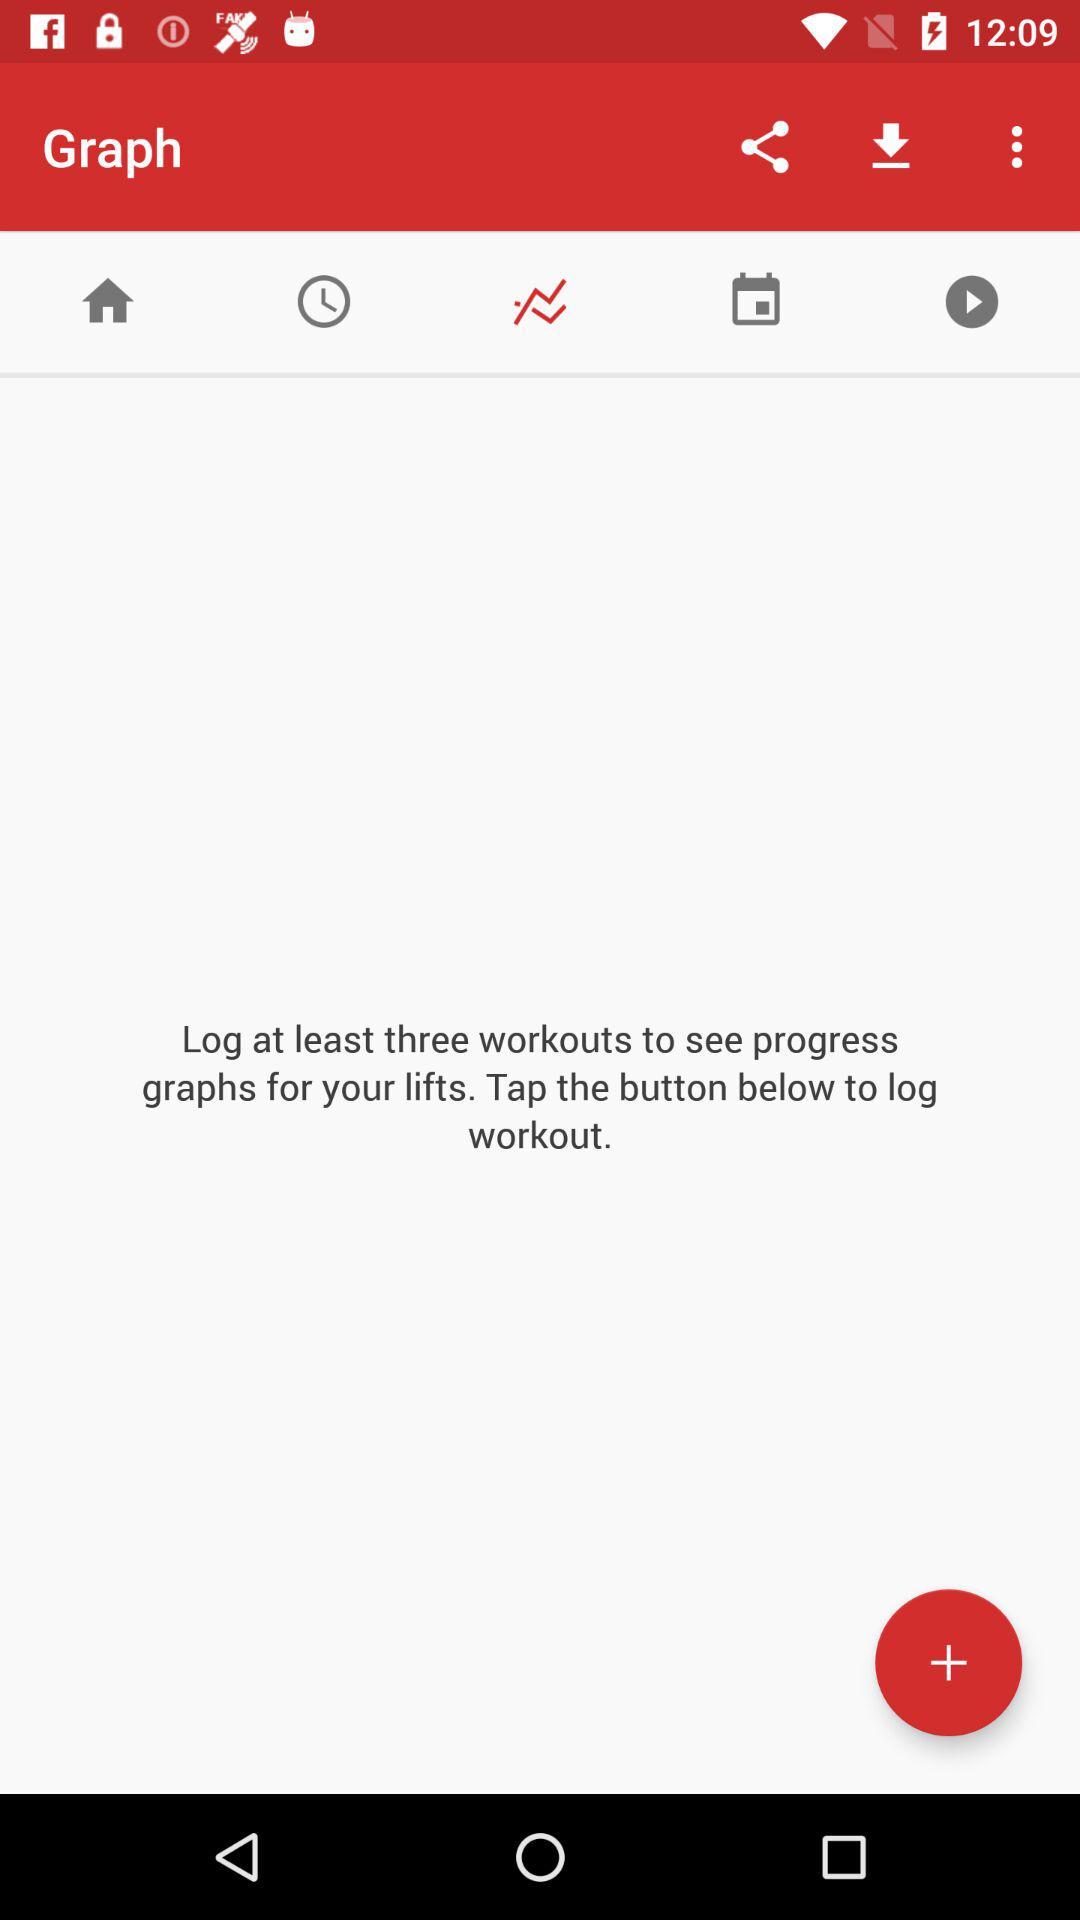 This screenshot has height=1920, width=1080. Describe the element at coordinates (540, 300) in the screenshot. I see `graph` at that location.